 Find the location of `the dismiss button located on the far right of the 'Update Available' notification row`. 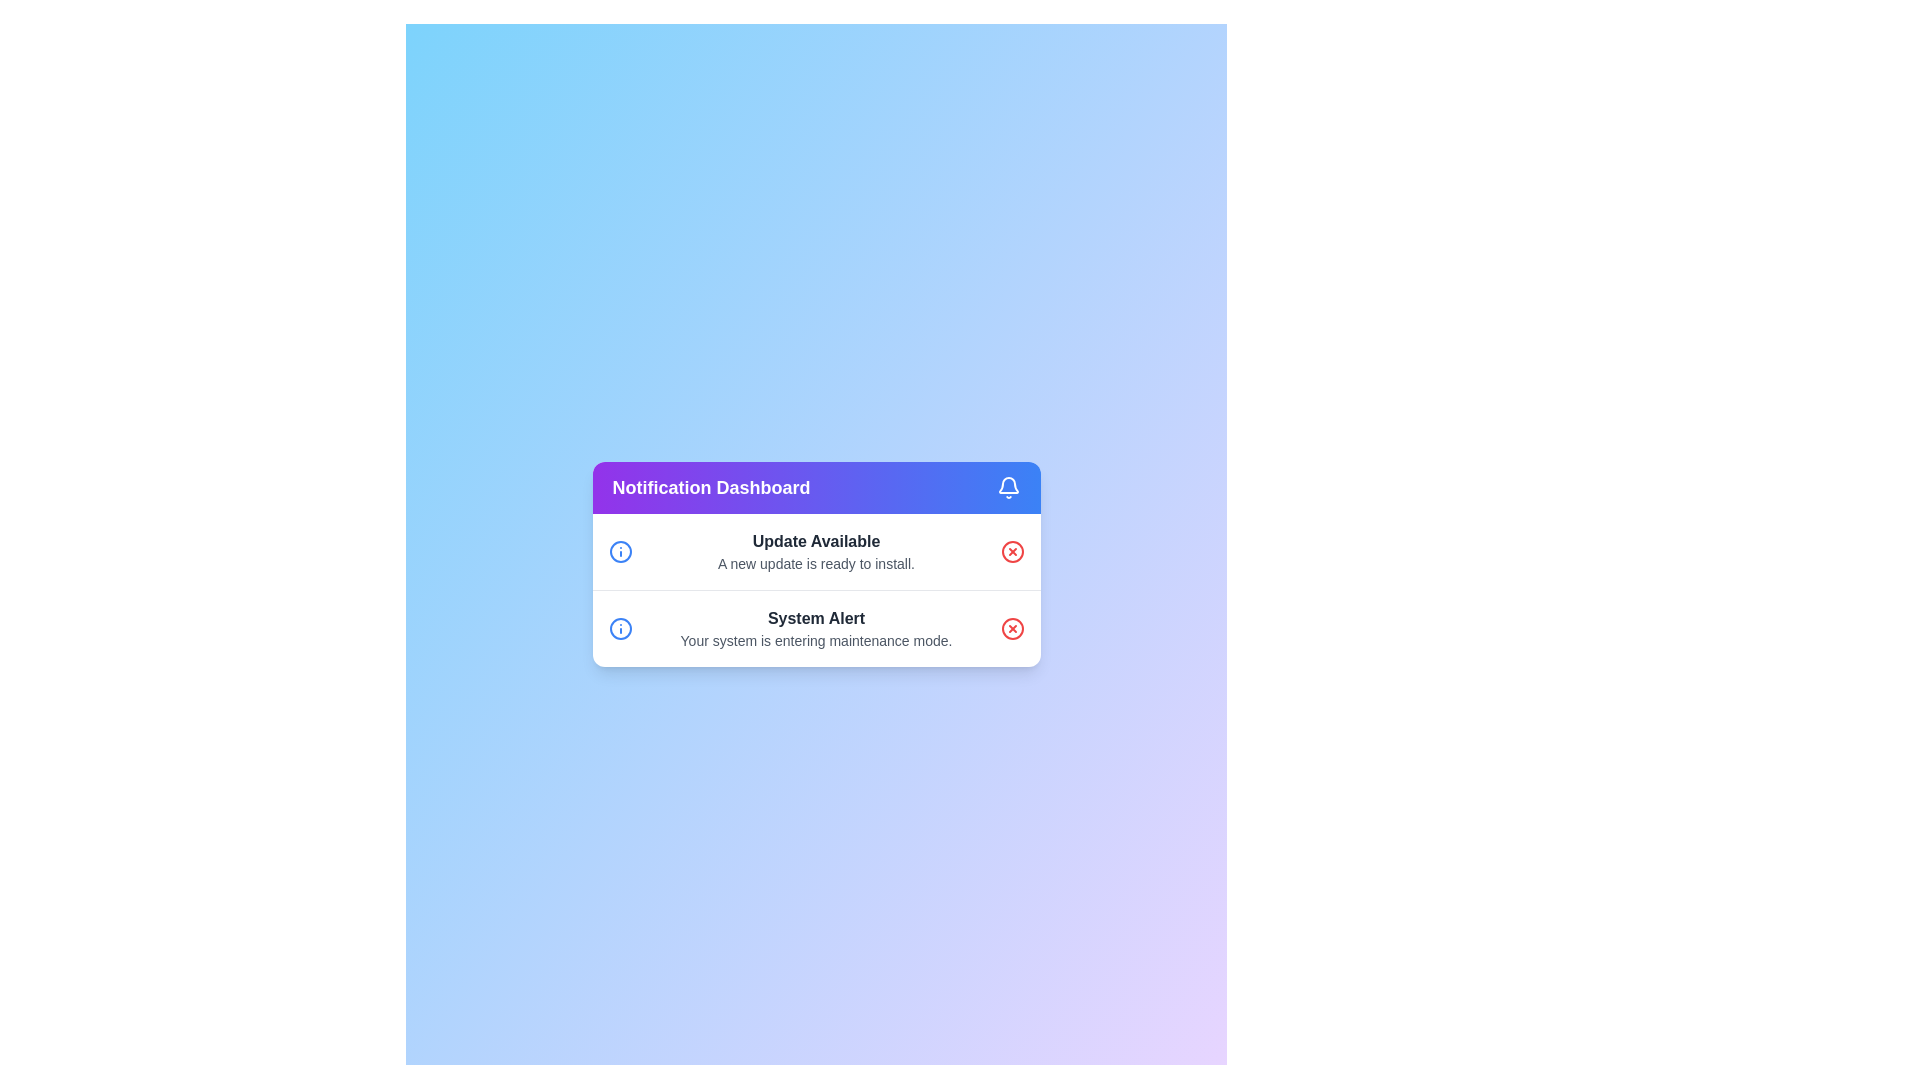

the dismiss button located on the far right of the 'Update Available' notification row is located at coordinates (1012, 551).